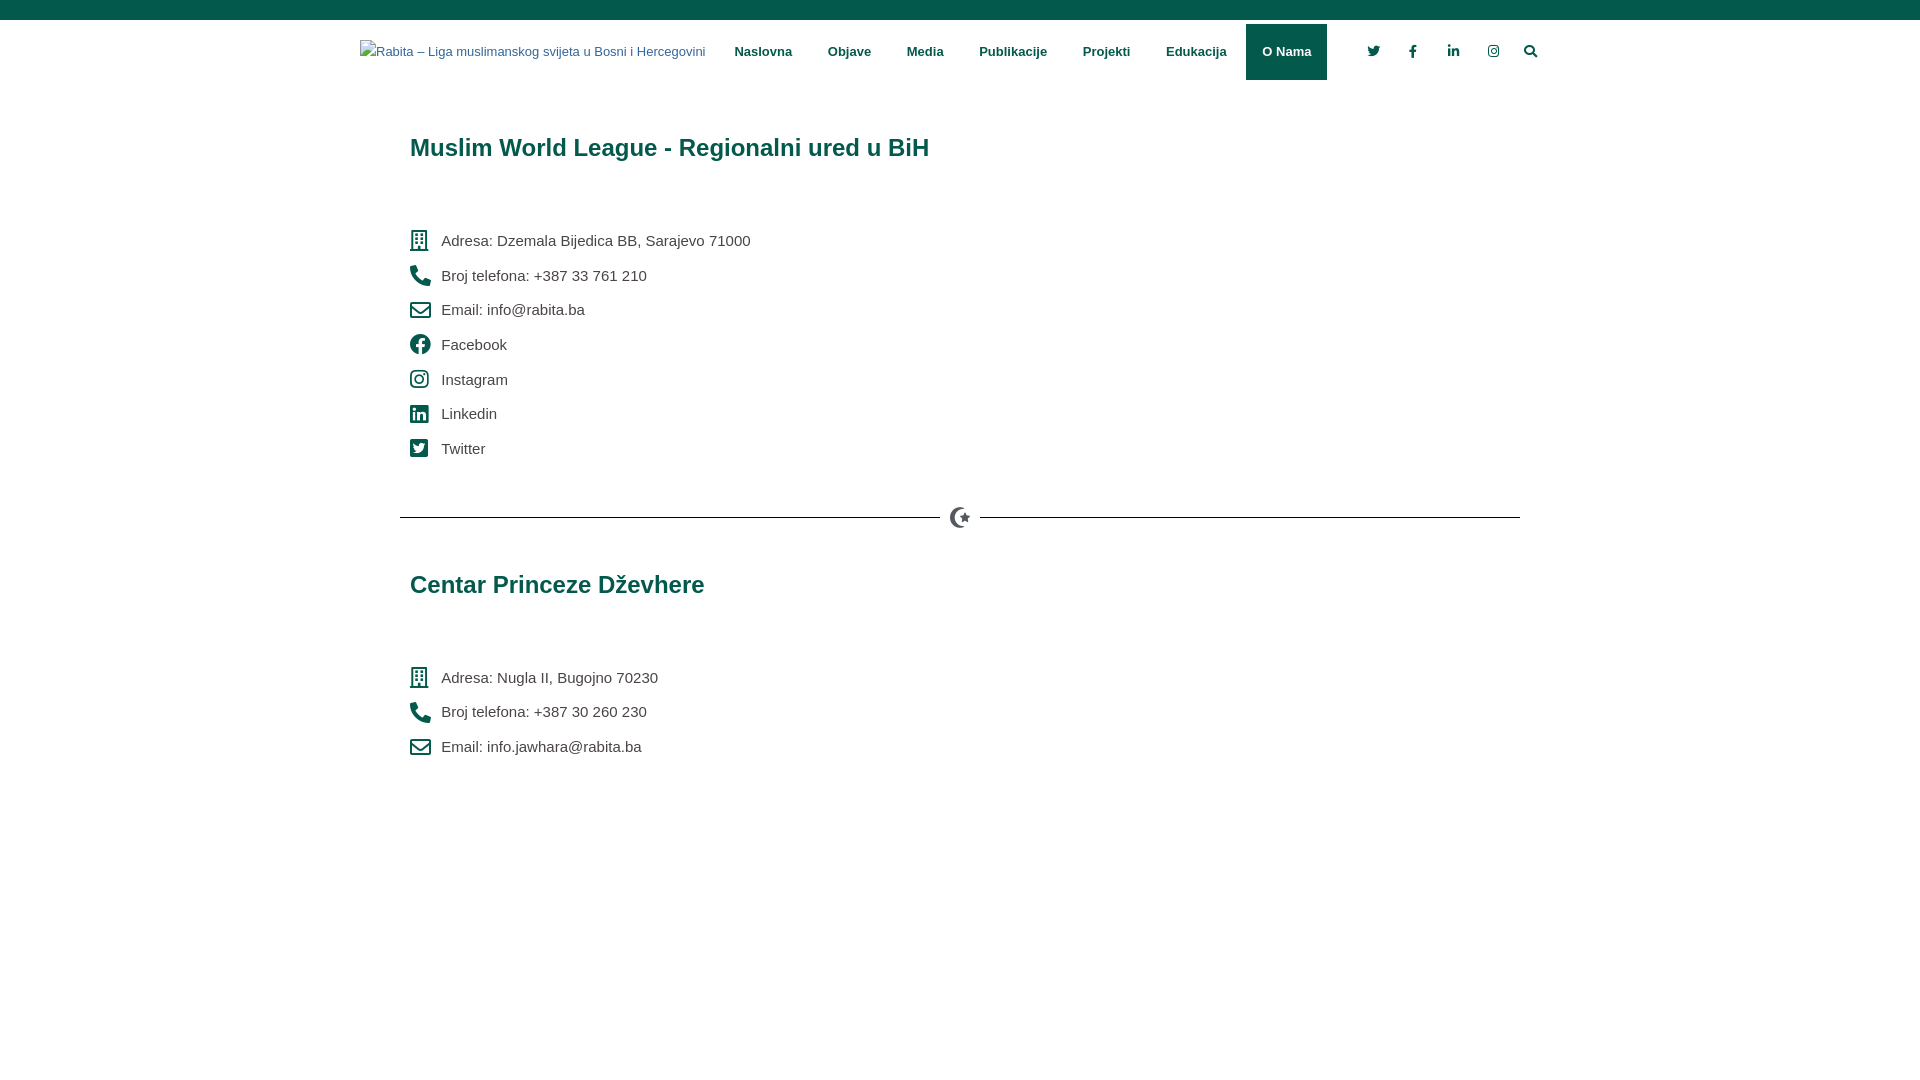 The image size is (1920, 1080). I want to click on 'Linkedin', so click(408, 412).